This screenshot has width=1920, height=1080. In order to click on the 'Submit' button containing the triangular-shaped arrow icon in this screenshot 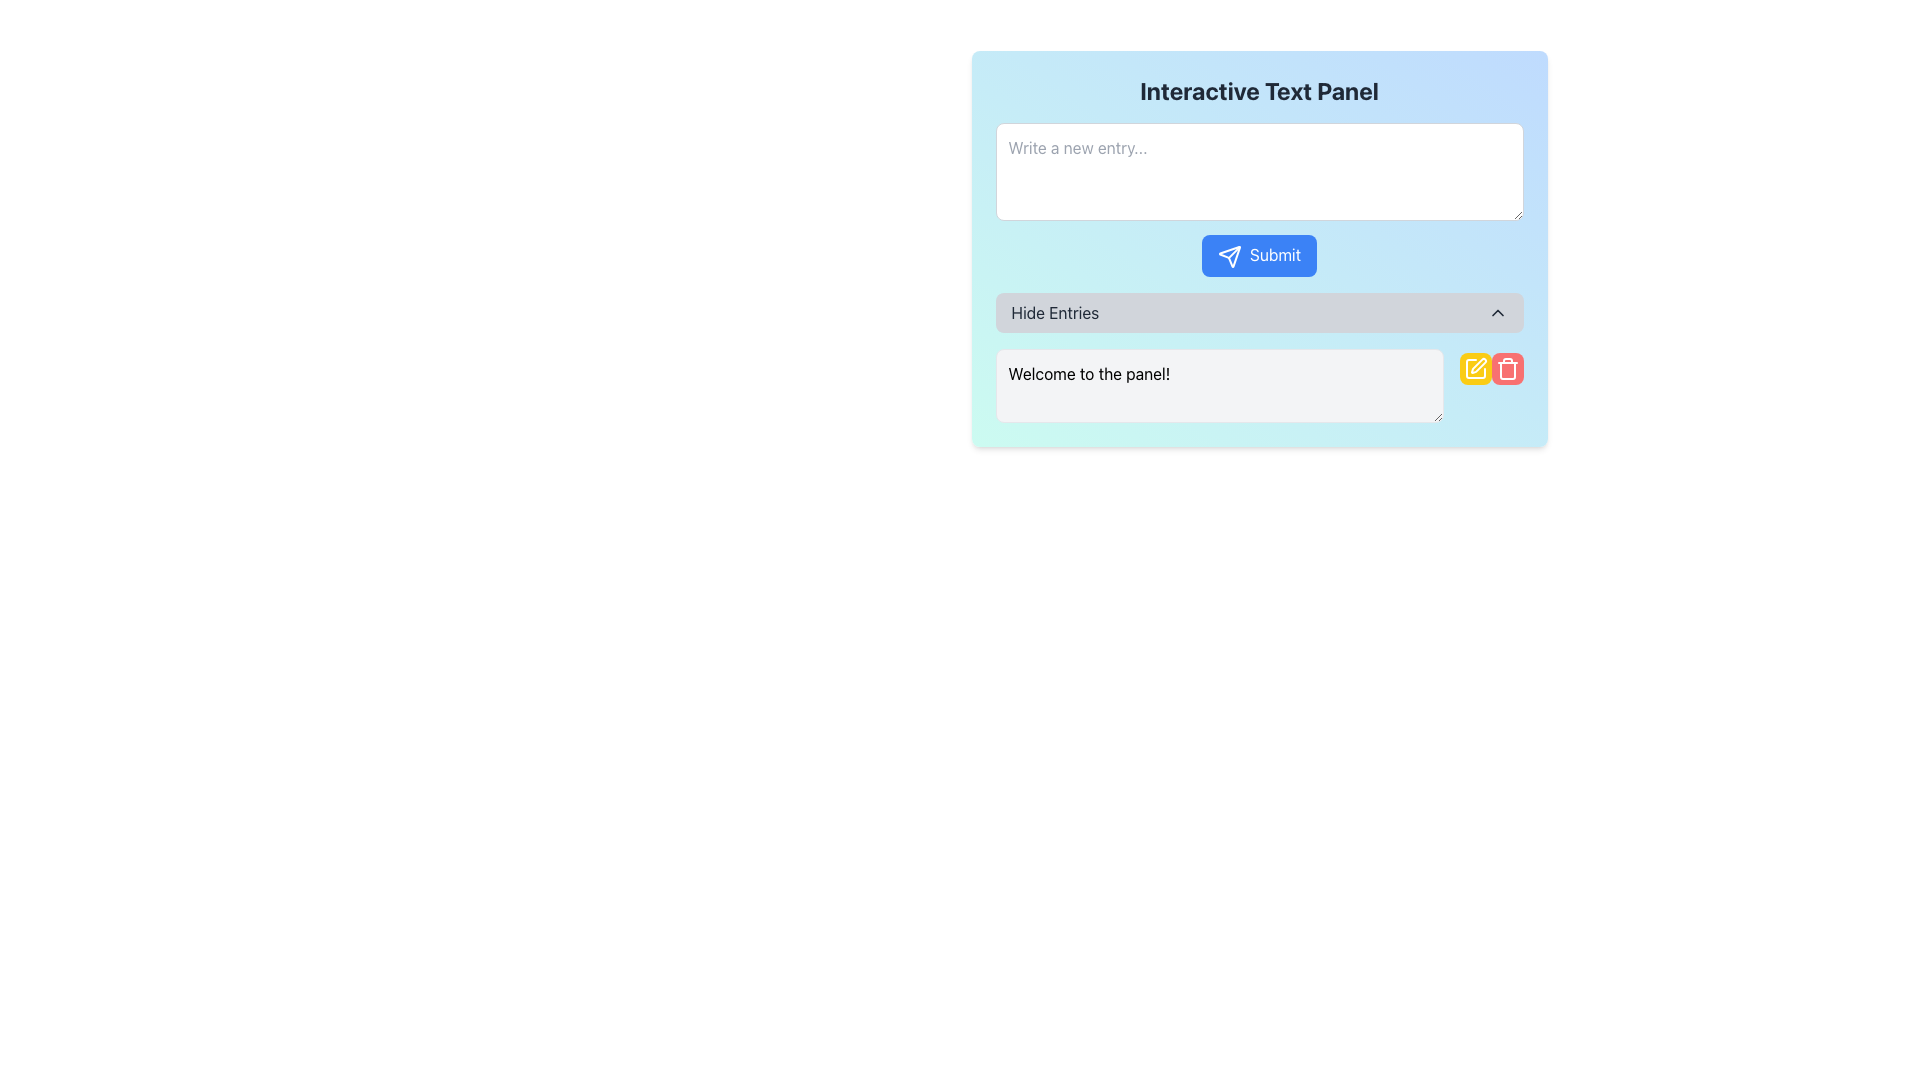, I will do `click(1228, 255)`.